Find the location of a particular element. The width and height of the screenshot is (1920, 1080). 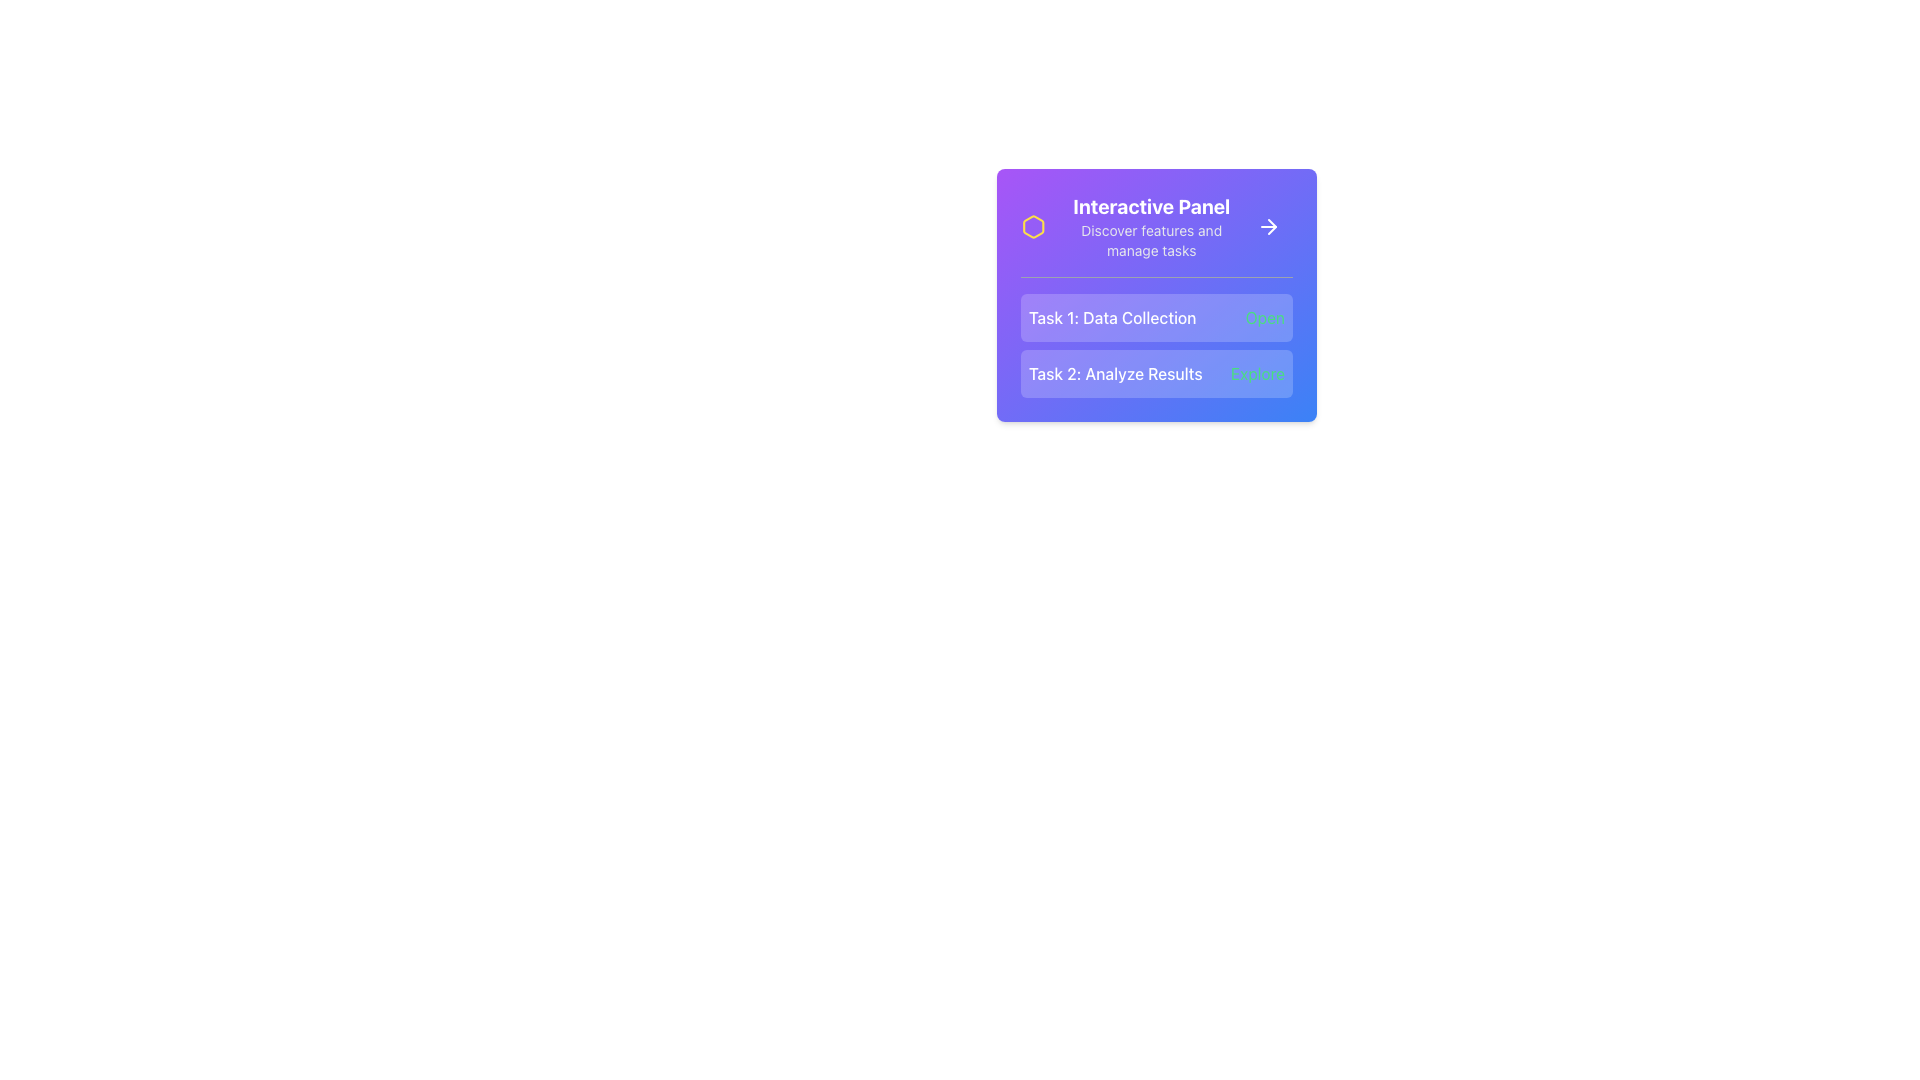

the 'Open' link in the fourth task entry of the task navigation list located within the 'Interactive Panel' to initiate Task 1 is located at coordinates (1156, 345).